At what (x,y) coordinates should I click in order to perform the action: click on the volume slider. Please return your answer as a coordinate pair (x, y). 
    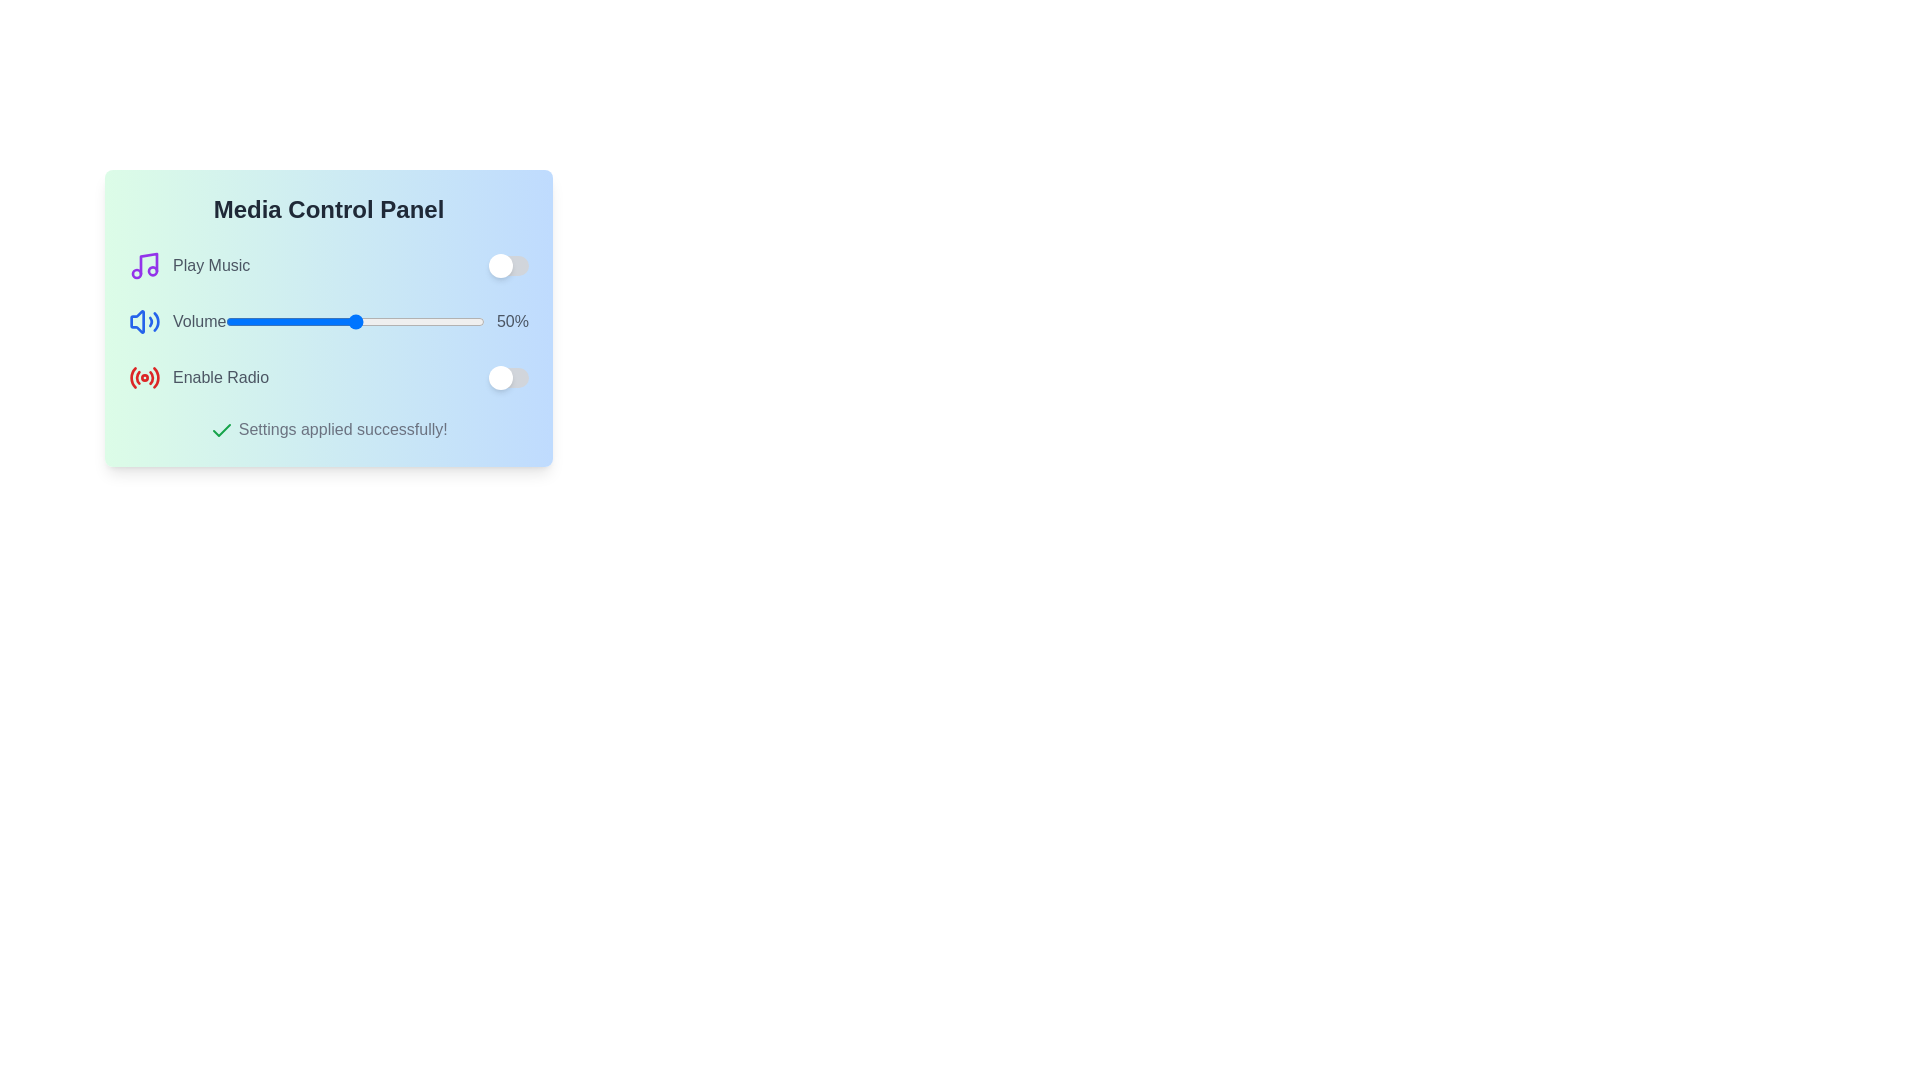
    Looking at the image, I should click on (228, 320).